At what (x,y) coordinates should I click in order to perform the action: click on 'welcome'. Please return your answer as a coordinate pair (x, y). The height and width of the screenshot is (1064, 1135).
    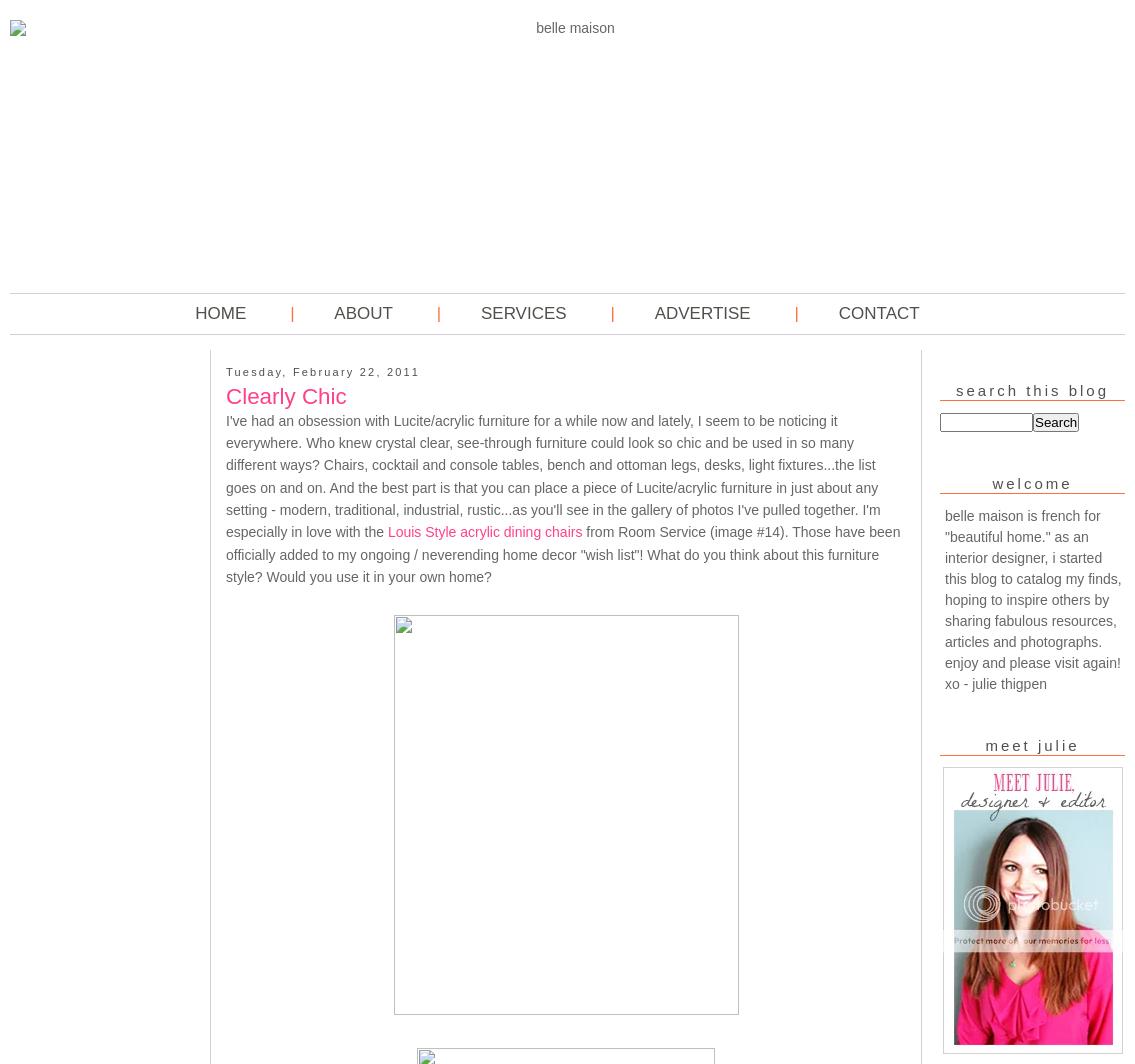
    Looking at the image, I should click on (1031, 483).